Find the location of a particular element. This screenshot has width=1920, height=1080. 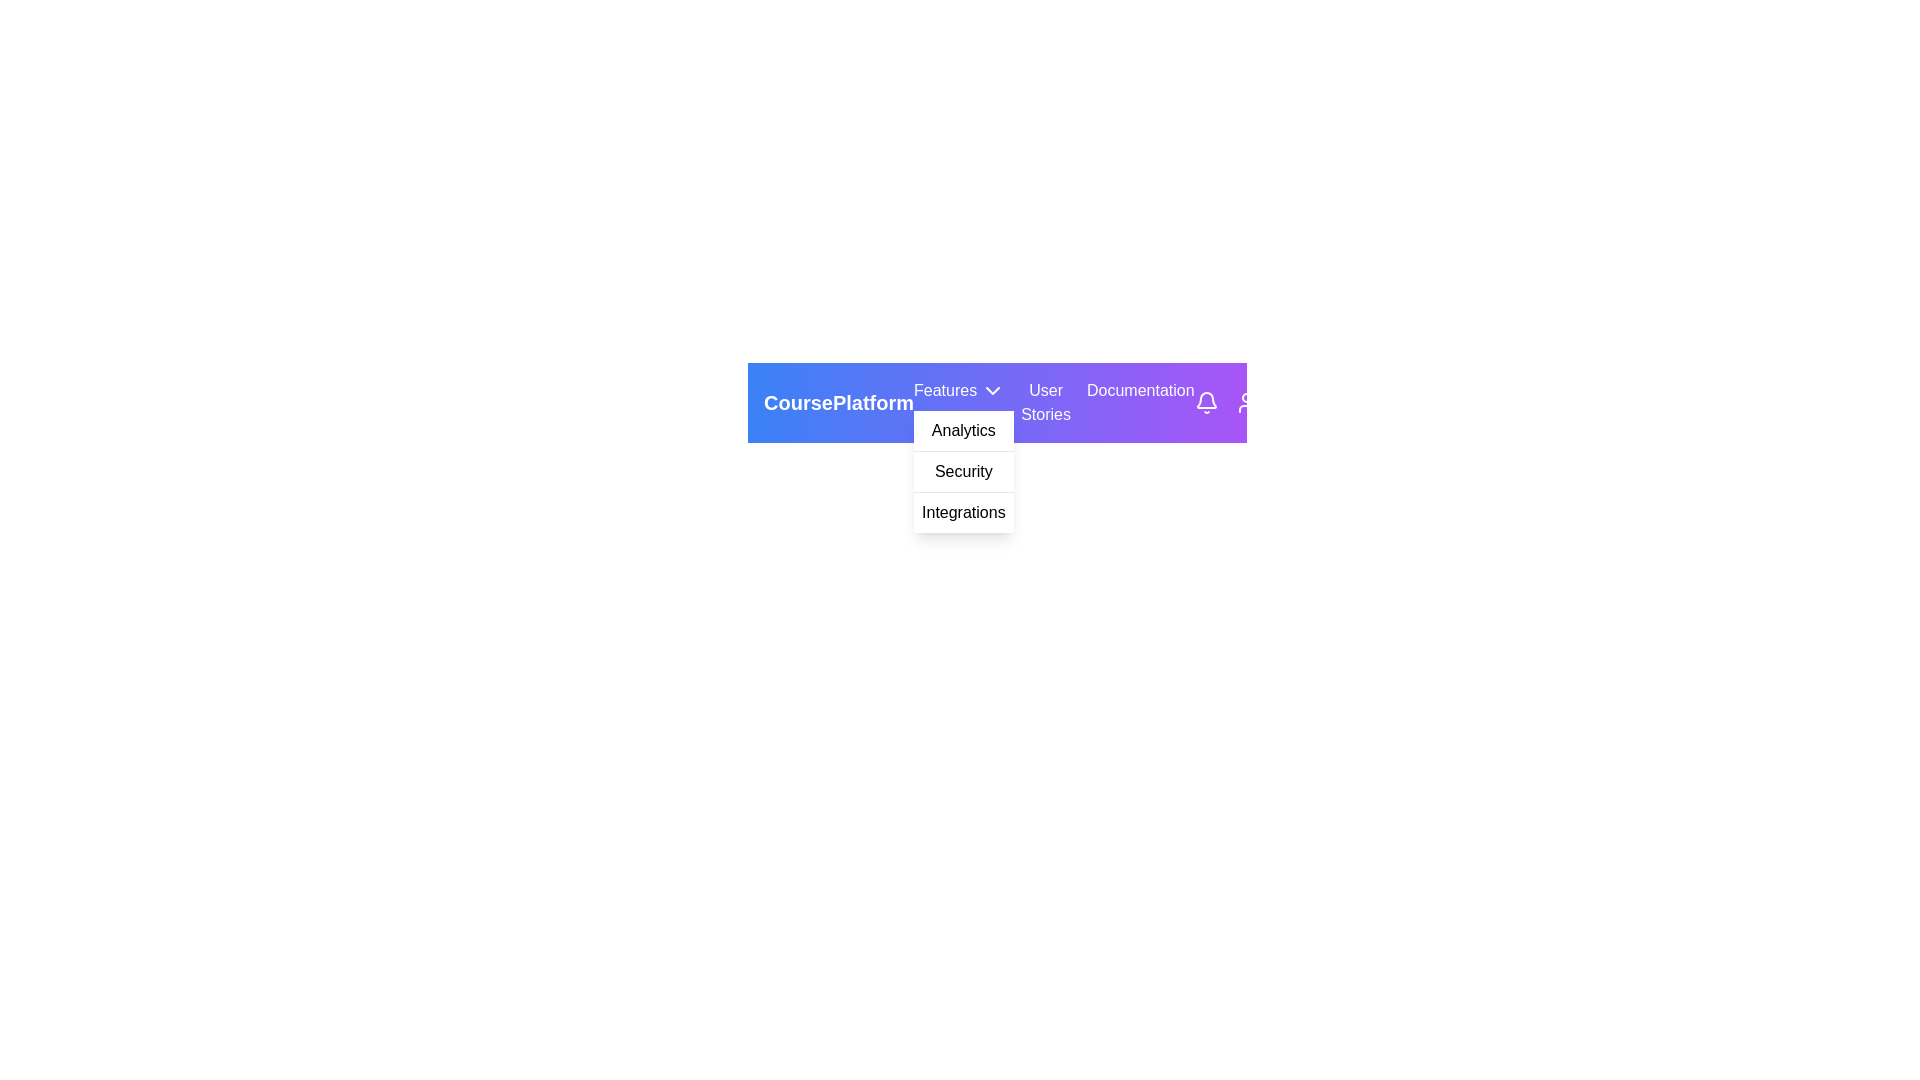

the text label reading 'Security' is located at coordinates (963, 472).